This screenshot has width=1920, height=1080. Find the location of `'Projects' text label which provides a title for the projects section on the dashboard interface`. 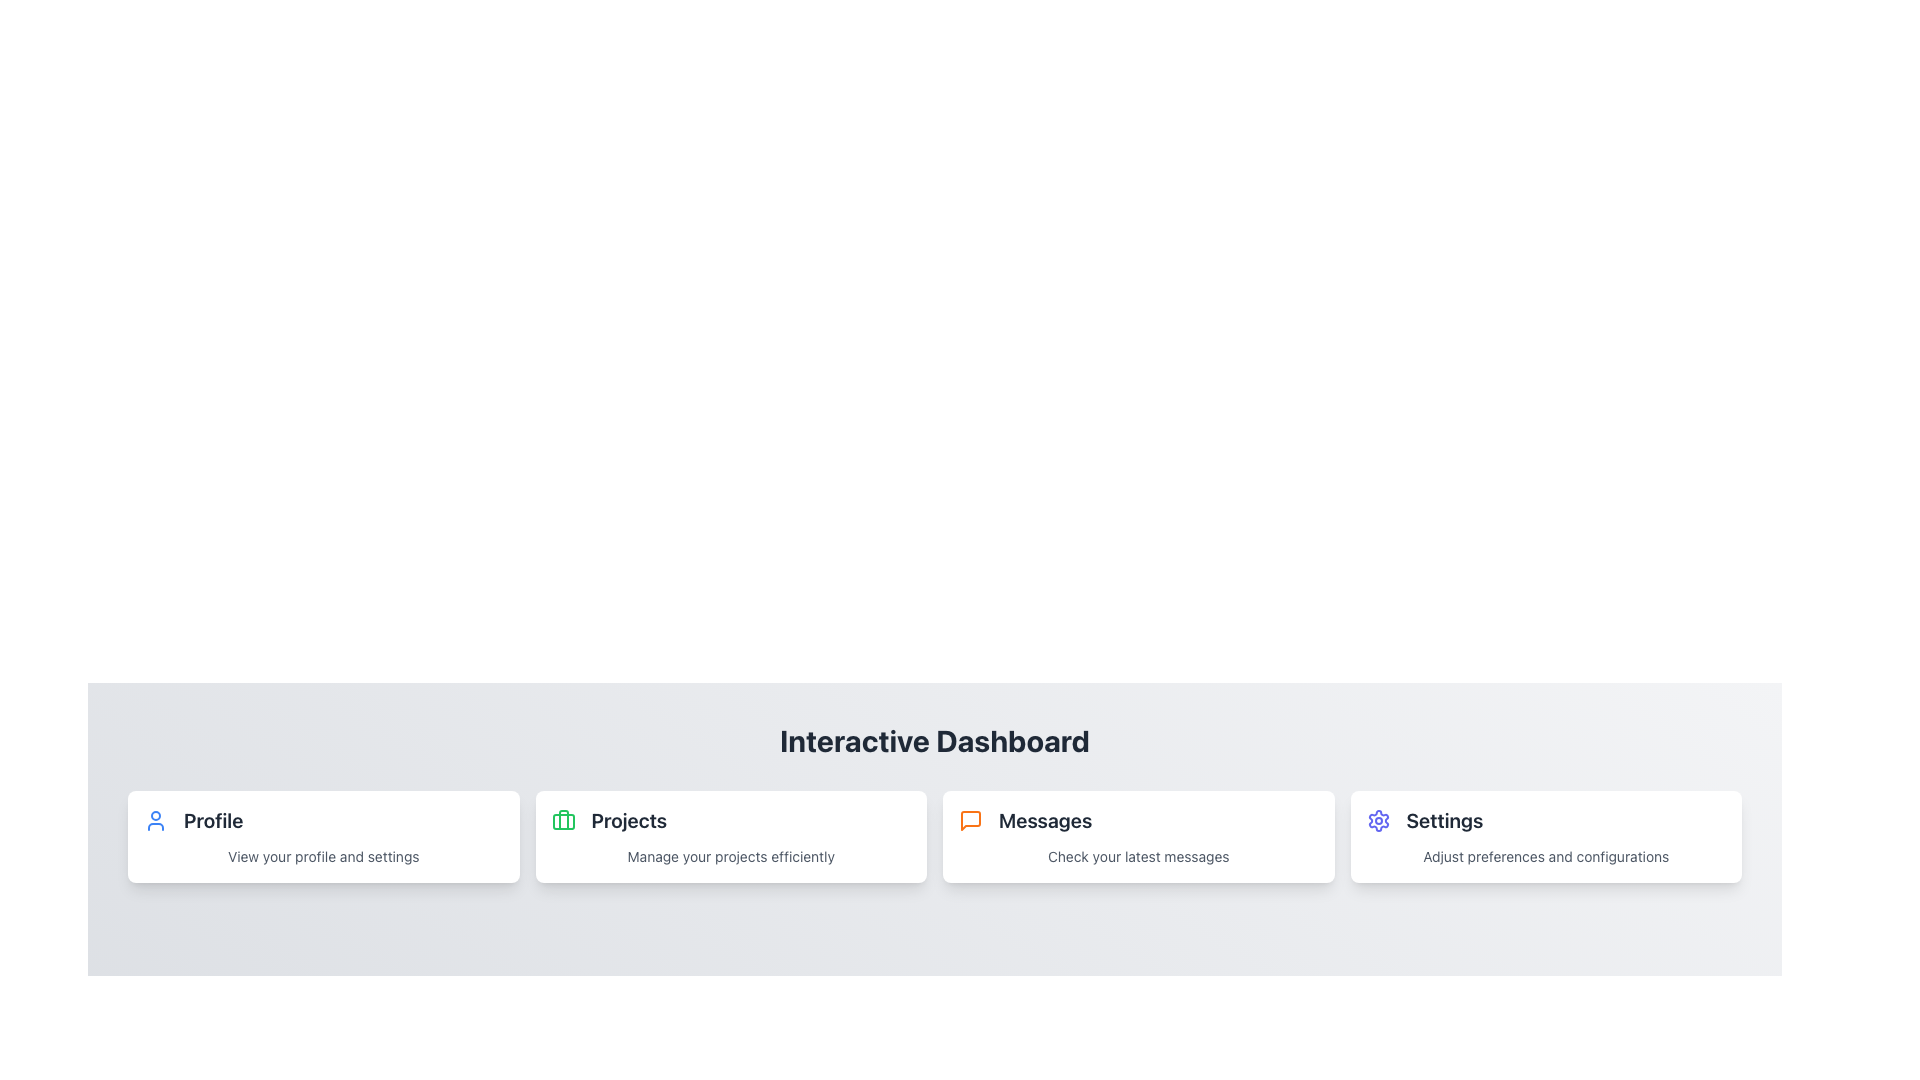

'Projects' text label which provides a title for the projects section on the dashboard interface is located at coordinates (628, 821).